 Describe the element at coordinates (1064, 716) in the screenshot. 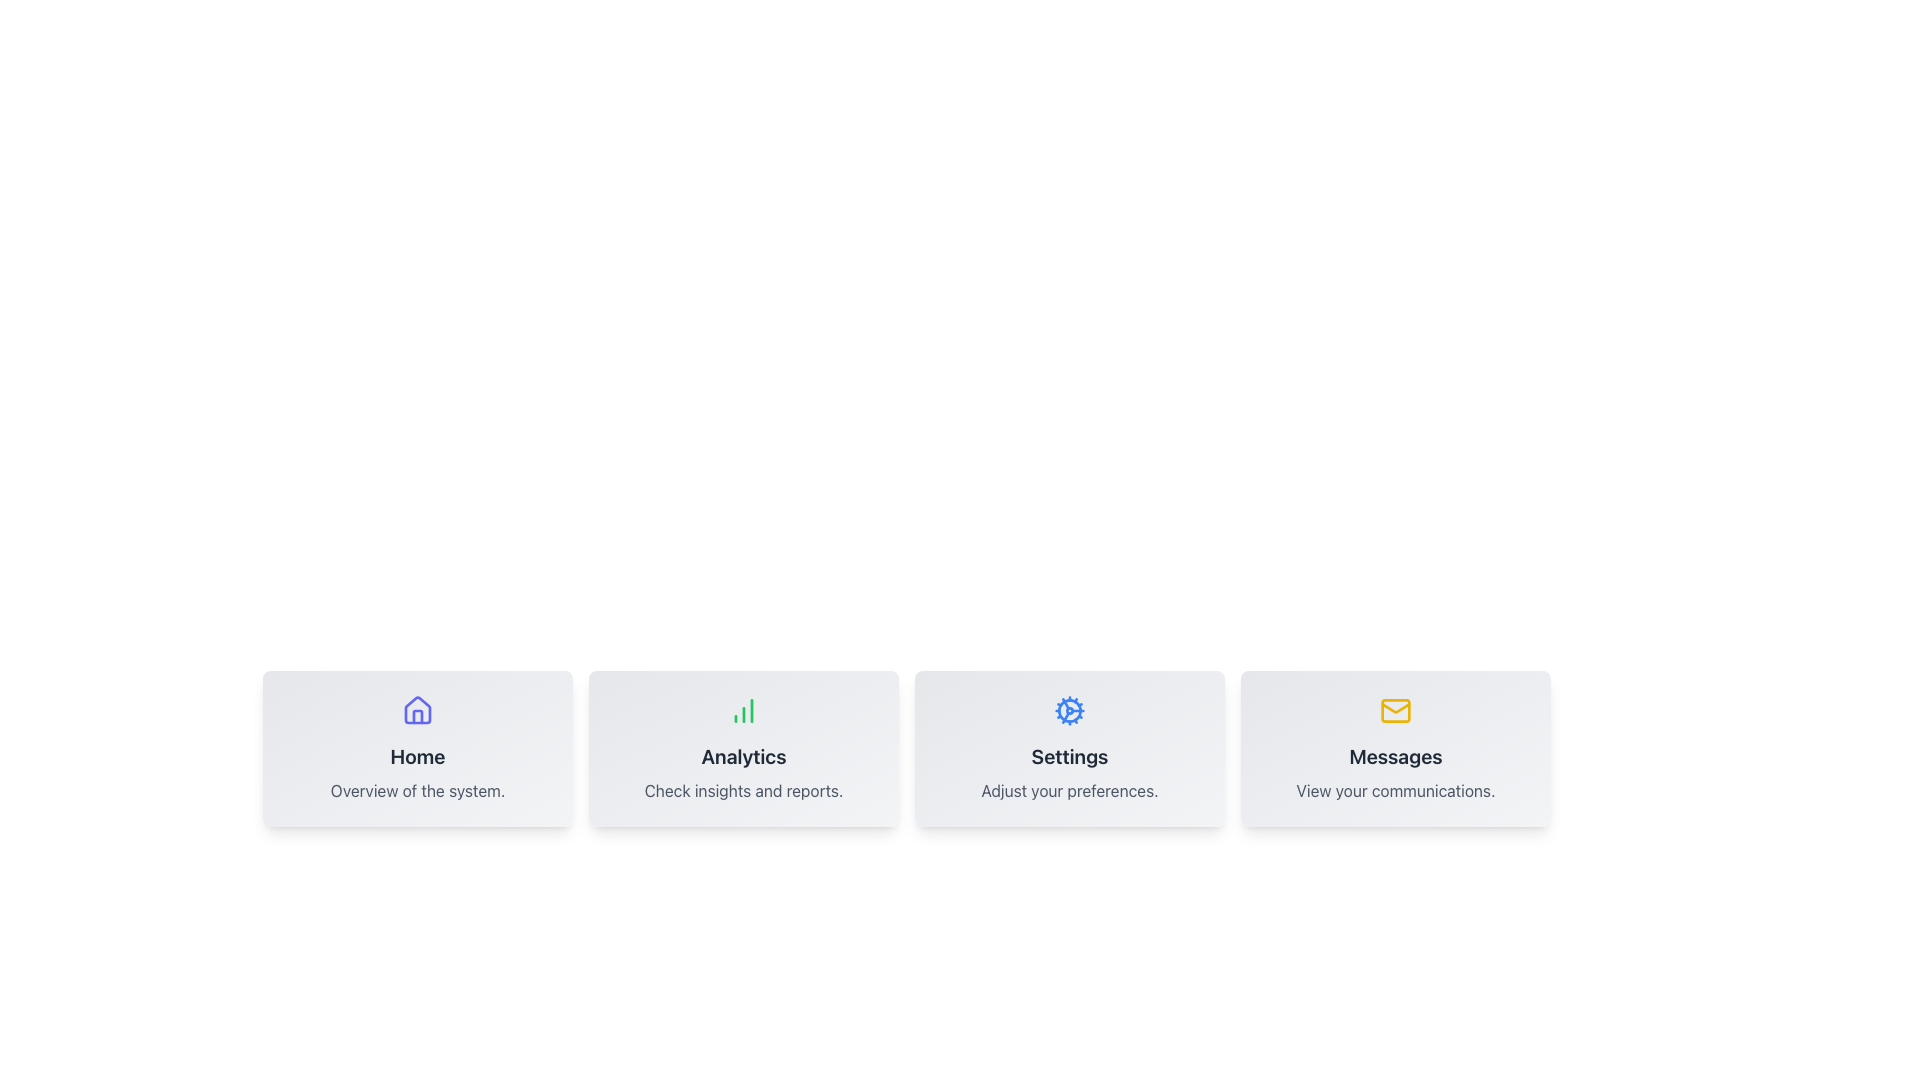

I see `the gear icon, which is part of the 'Settings' button, located centrally within the button layout` at that location.